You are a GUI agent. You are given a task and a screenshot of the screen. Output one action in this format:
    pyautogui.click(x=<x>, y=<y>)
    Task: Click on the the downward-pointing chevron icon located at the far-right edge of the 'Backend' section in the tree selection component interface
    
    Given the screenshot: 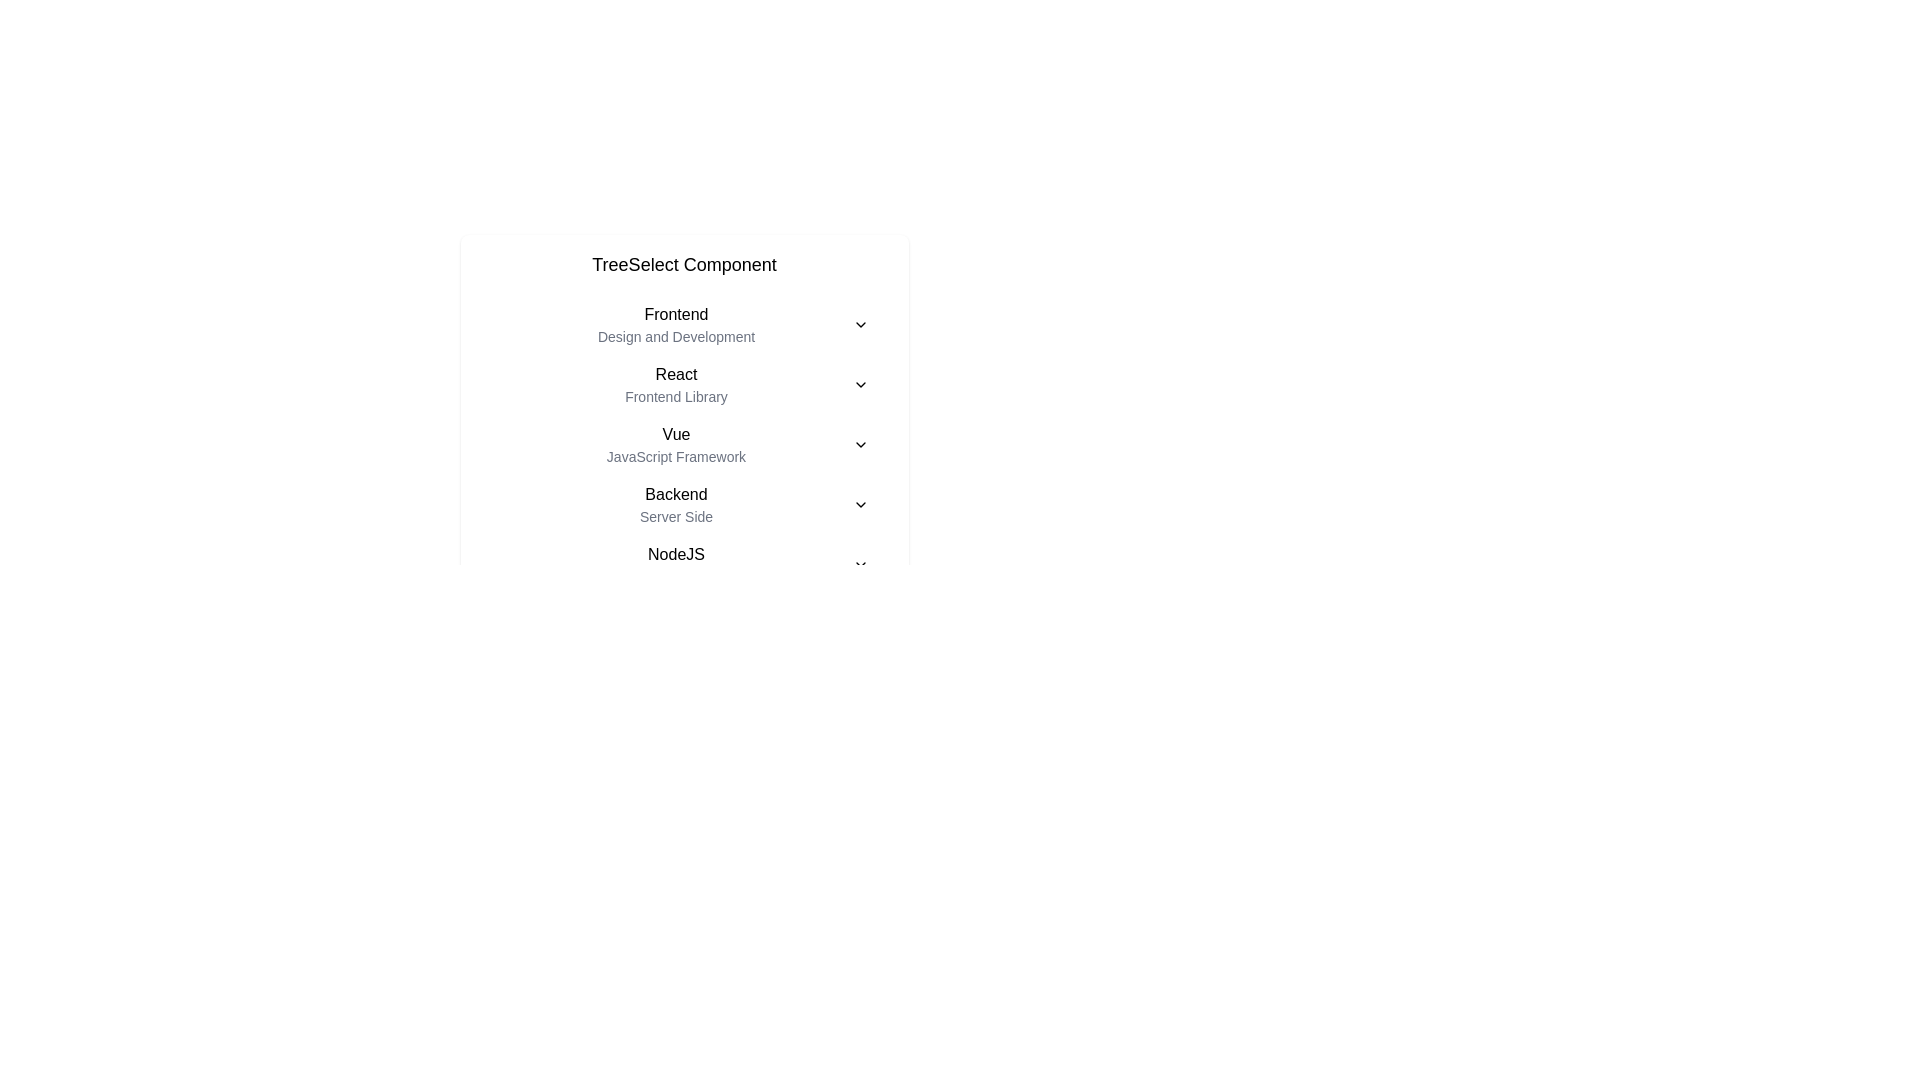 What is the action you would take?
    pyautogui.click(x=860, y=504)
    